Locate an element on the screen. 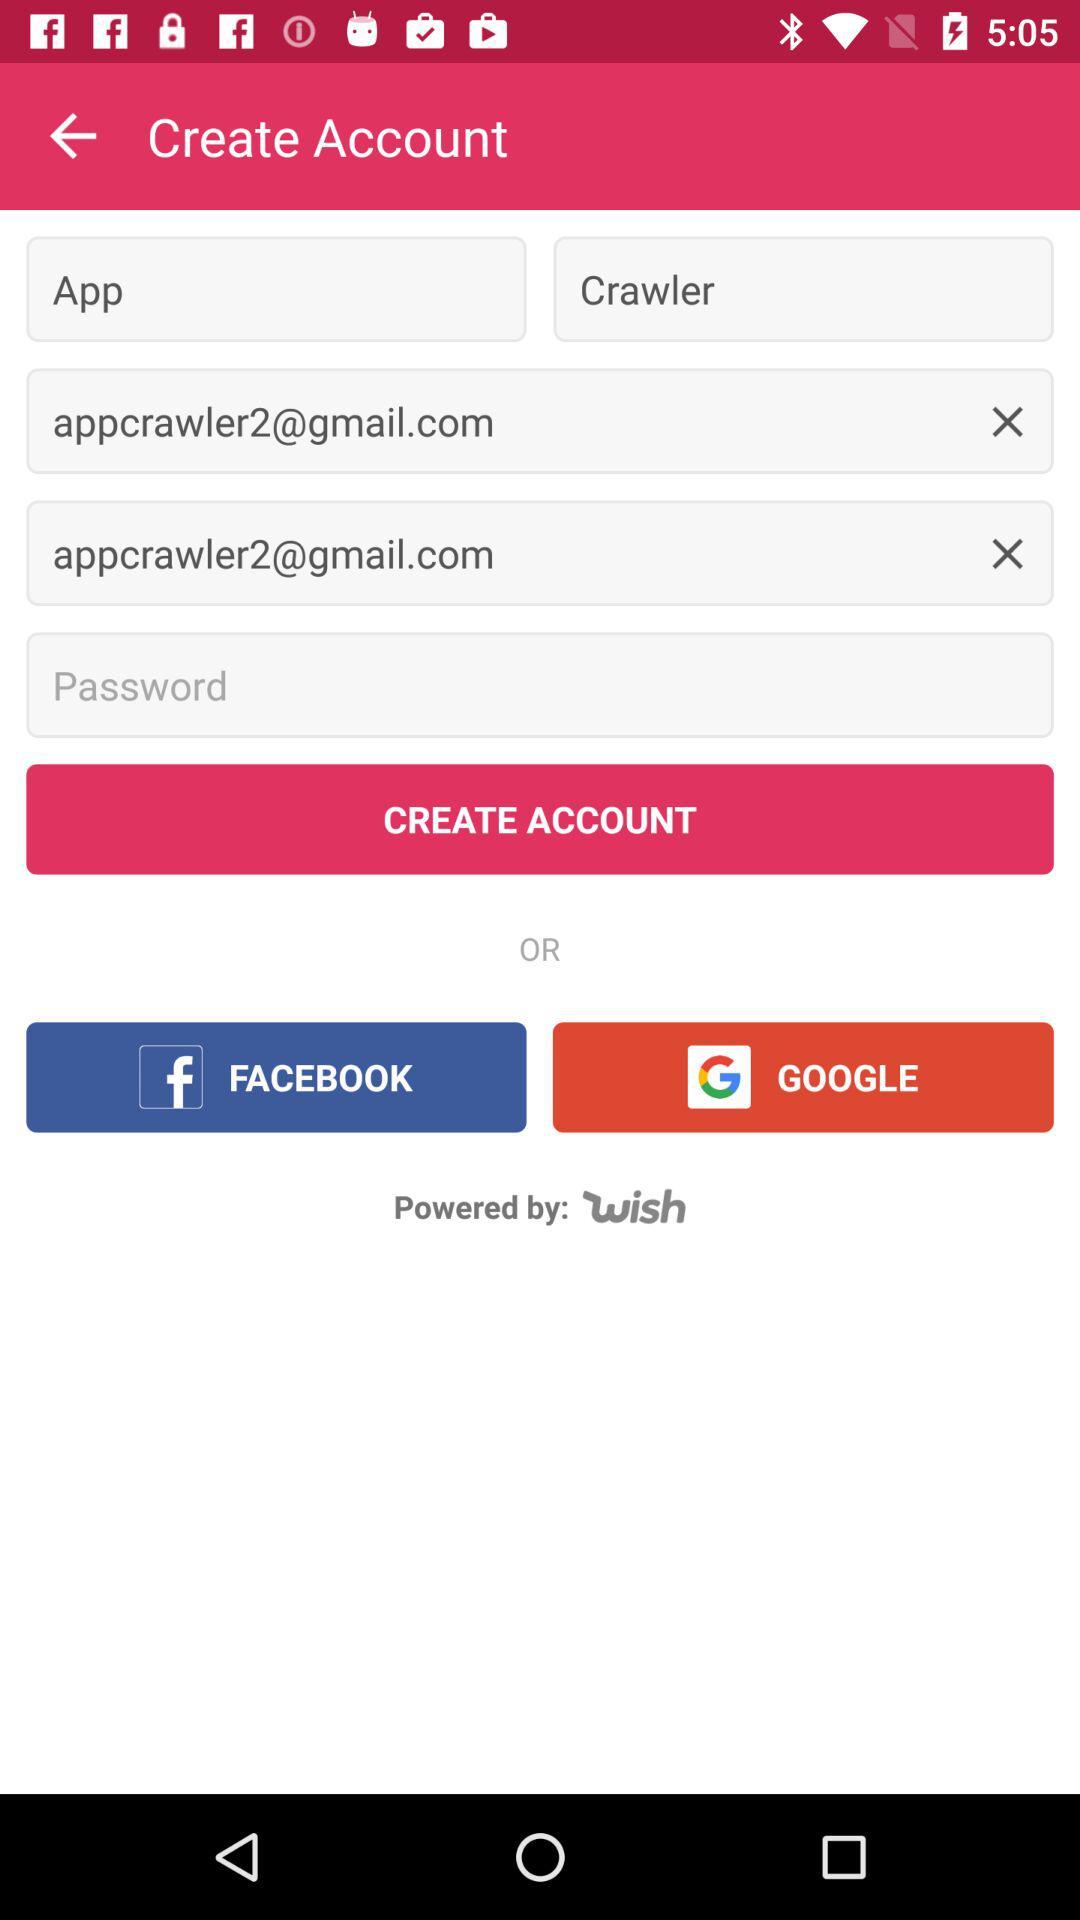 The width and height of the screenshot is (1080, 1920). app item is located at coordinates (276, 288).